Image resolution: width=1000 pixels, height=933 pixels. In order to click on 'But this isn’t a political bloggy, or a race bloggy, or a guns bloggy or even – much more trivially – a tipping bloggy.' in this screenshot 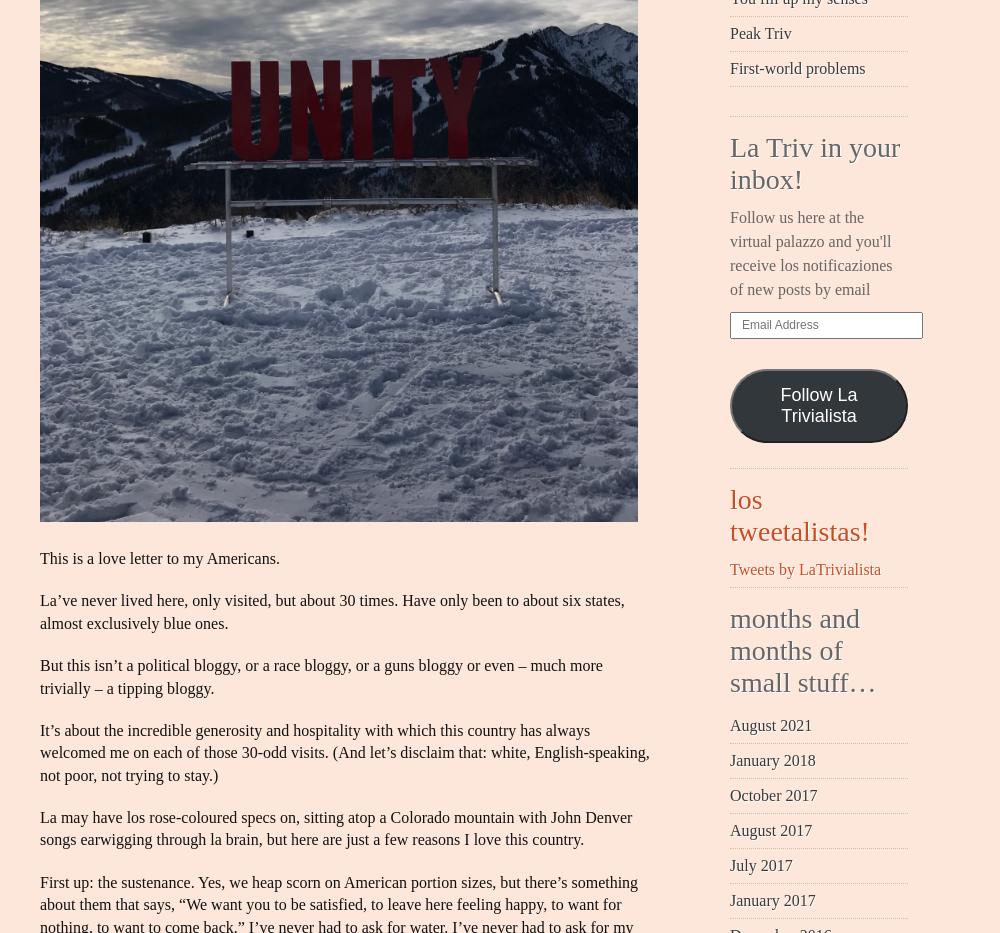, I will do `click(320, 676)`.